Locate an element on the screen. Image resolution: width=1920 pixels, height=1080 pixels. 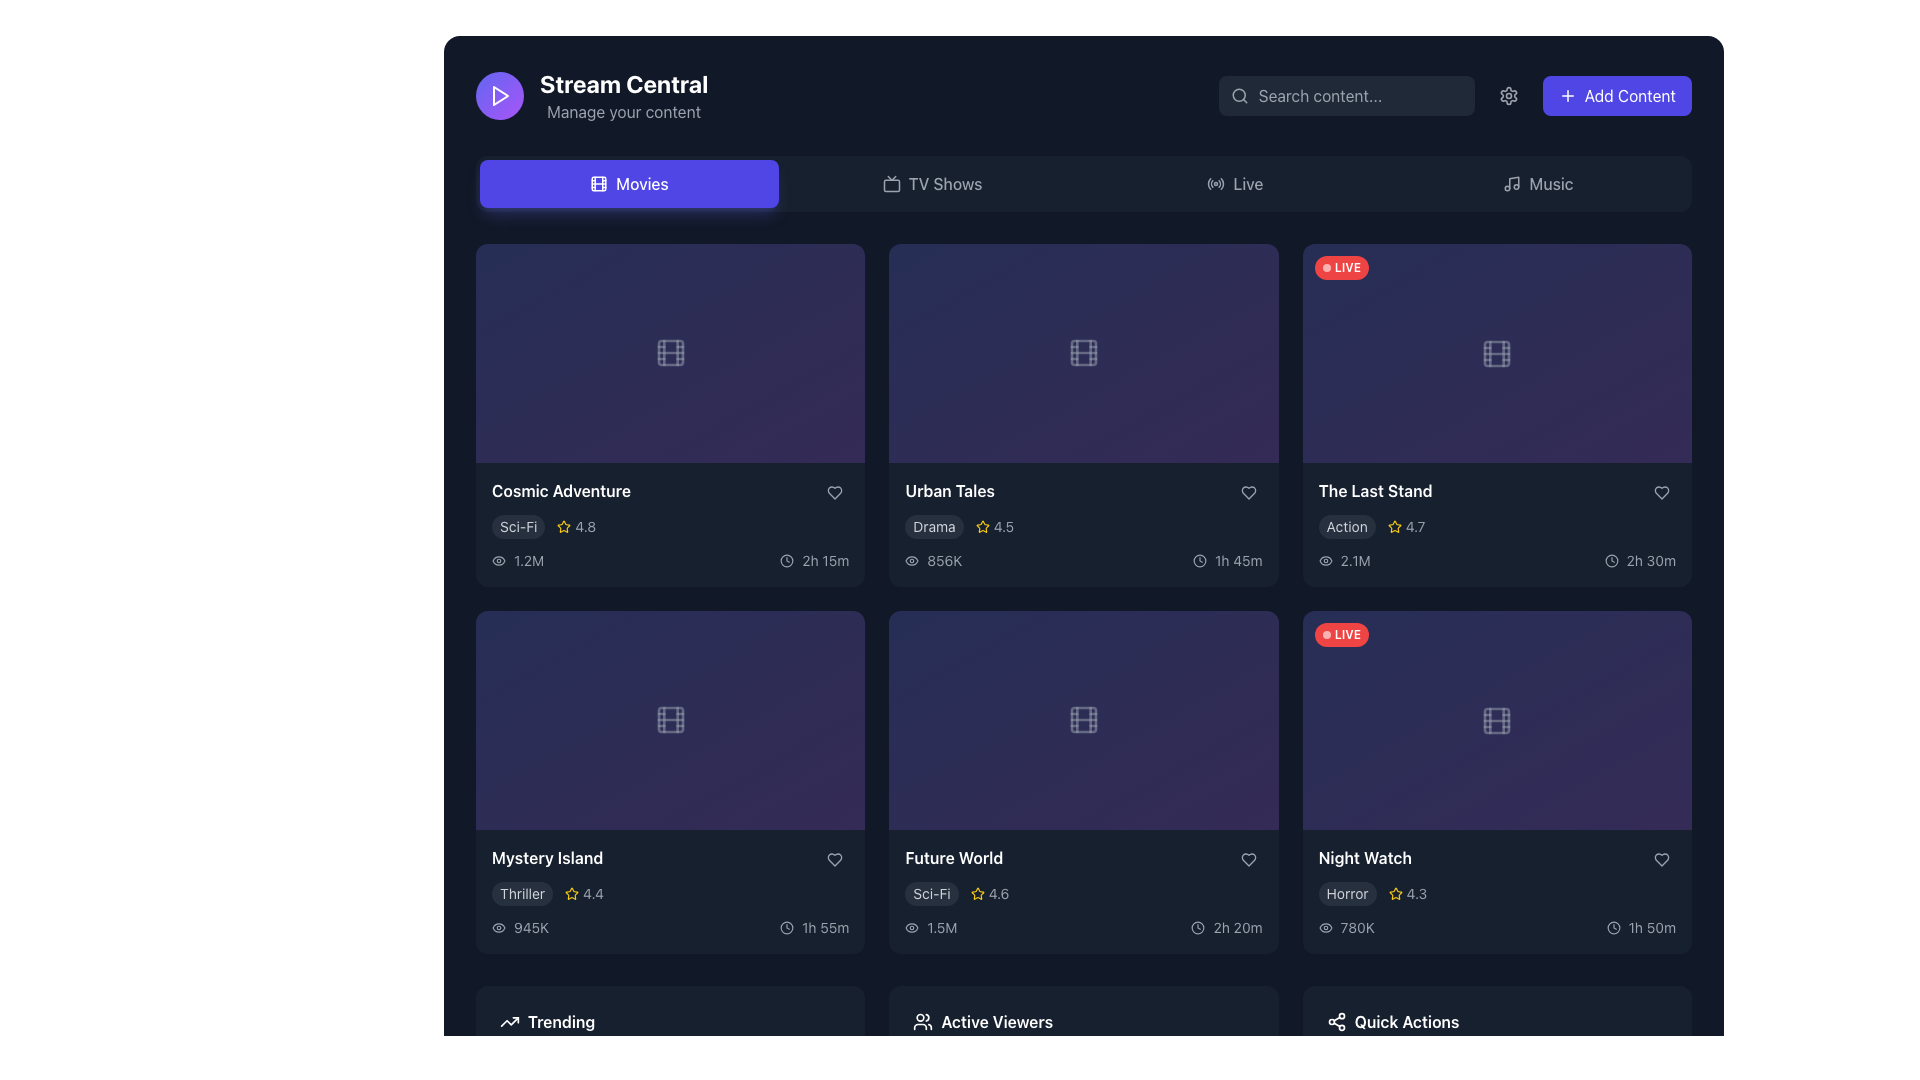
the triangular play icon within the circular button located at the top-left corner of the interface, above the 'Movies' section and next to the application title 'Stream Central' is located at coordinates (499, 96).